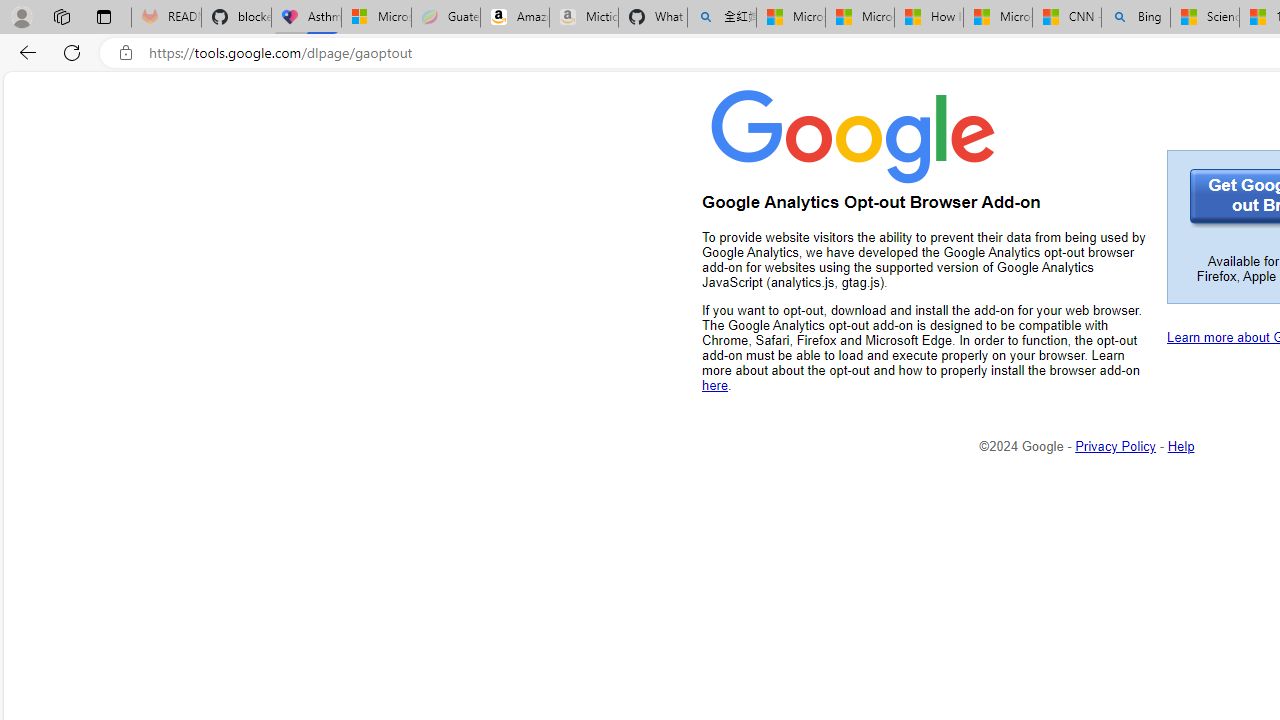 The image size is (1280, 720). I want to click on 'How I Got Rid of Microsoft Edge', so click(927, 17).